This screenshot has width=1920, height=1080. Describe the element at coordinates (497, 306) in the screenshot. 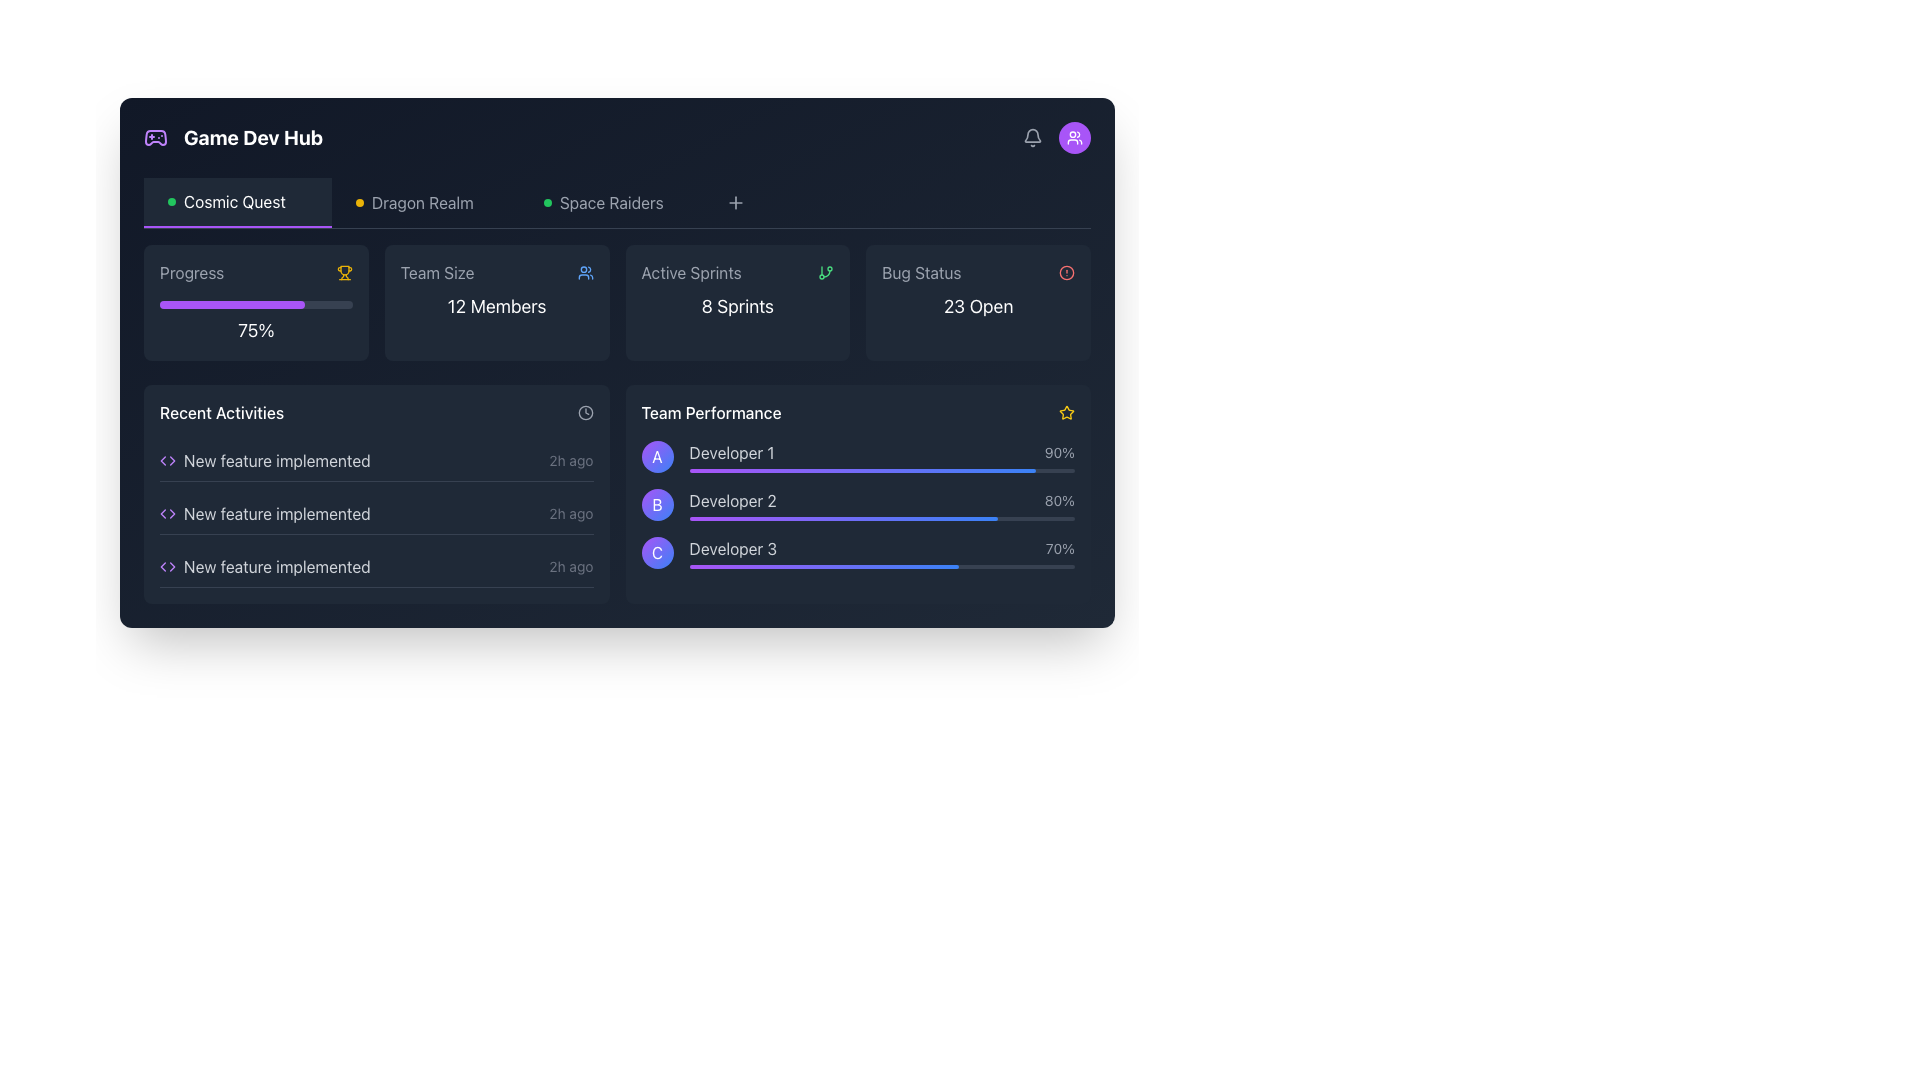

I see `the Text label displaying '12 Members' in large white font, located in the 'Team Size' section at the top horizontal panel` at that location.